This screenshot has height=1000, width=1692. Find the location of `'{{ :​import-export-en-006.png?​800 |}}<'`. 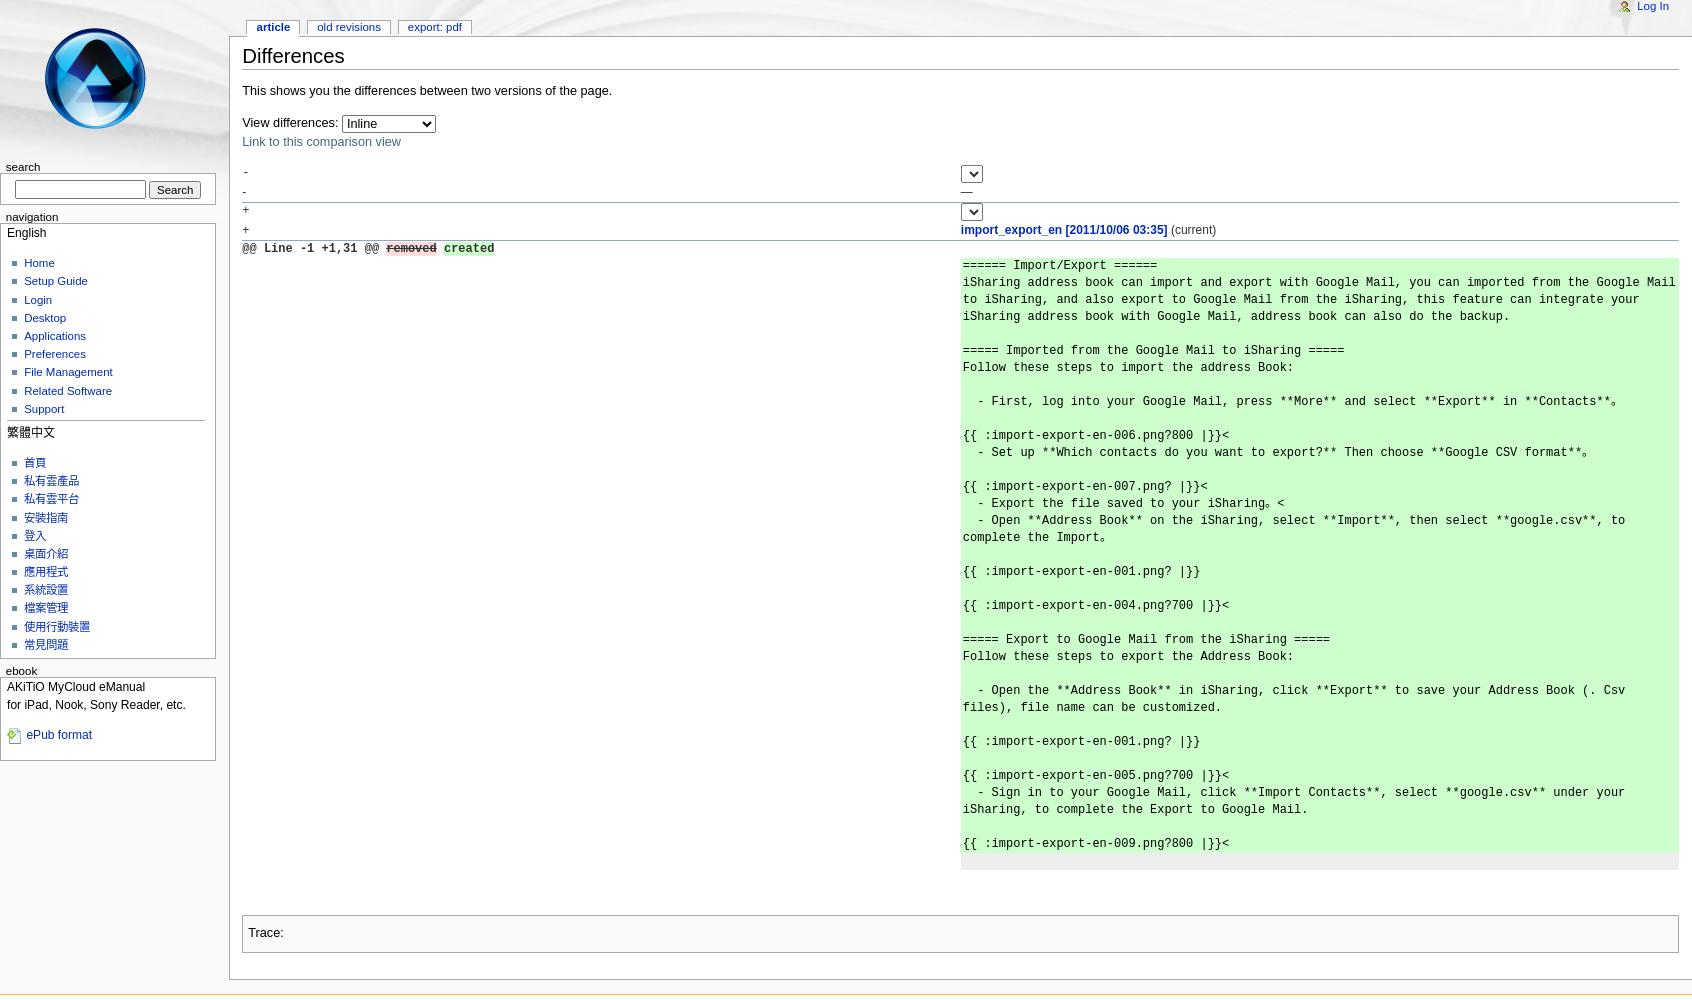

'{{ :​import-export-en-006.png?​800 |}}<' is located at coordinates (962, 436).